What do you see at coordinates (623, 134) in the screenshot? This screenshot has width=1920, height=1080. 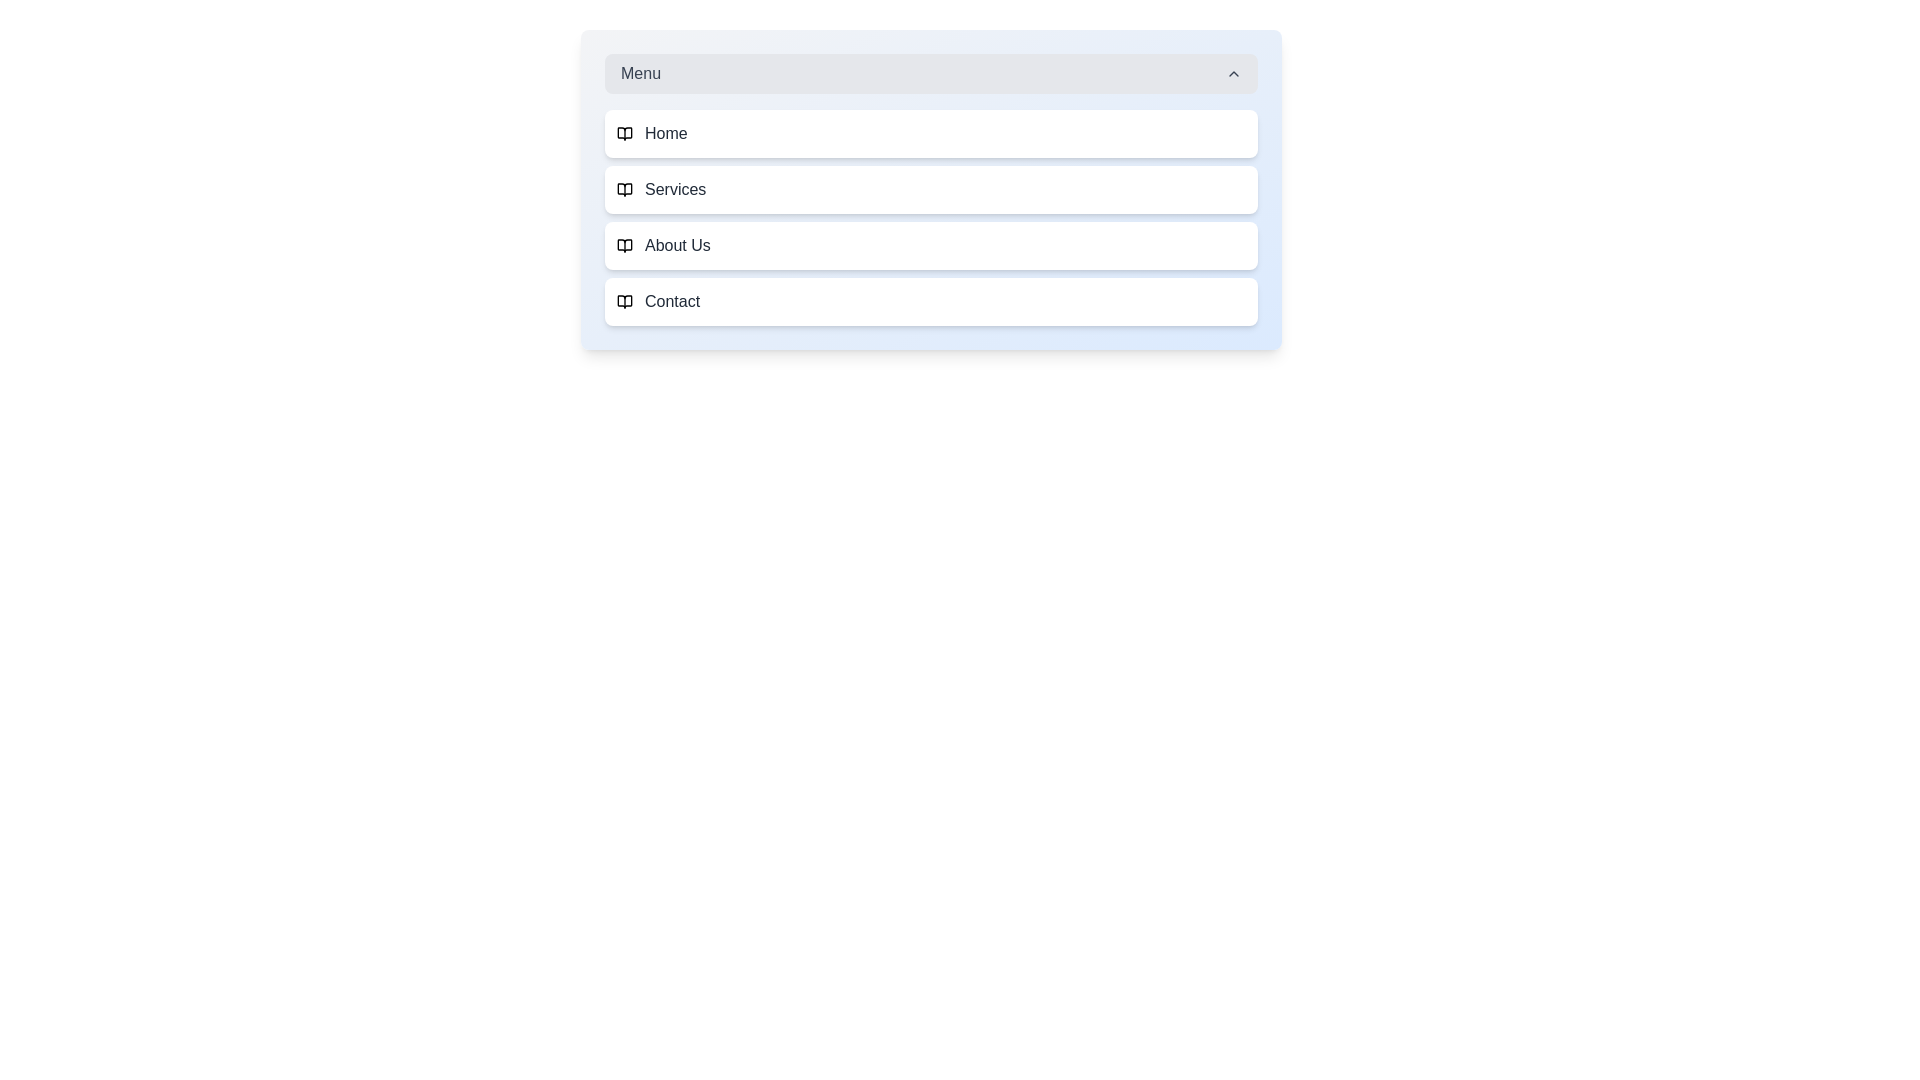 I see `the open book icon located to the left of the 'Home' text in the menu panel` at bounding box center [623, 134].